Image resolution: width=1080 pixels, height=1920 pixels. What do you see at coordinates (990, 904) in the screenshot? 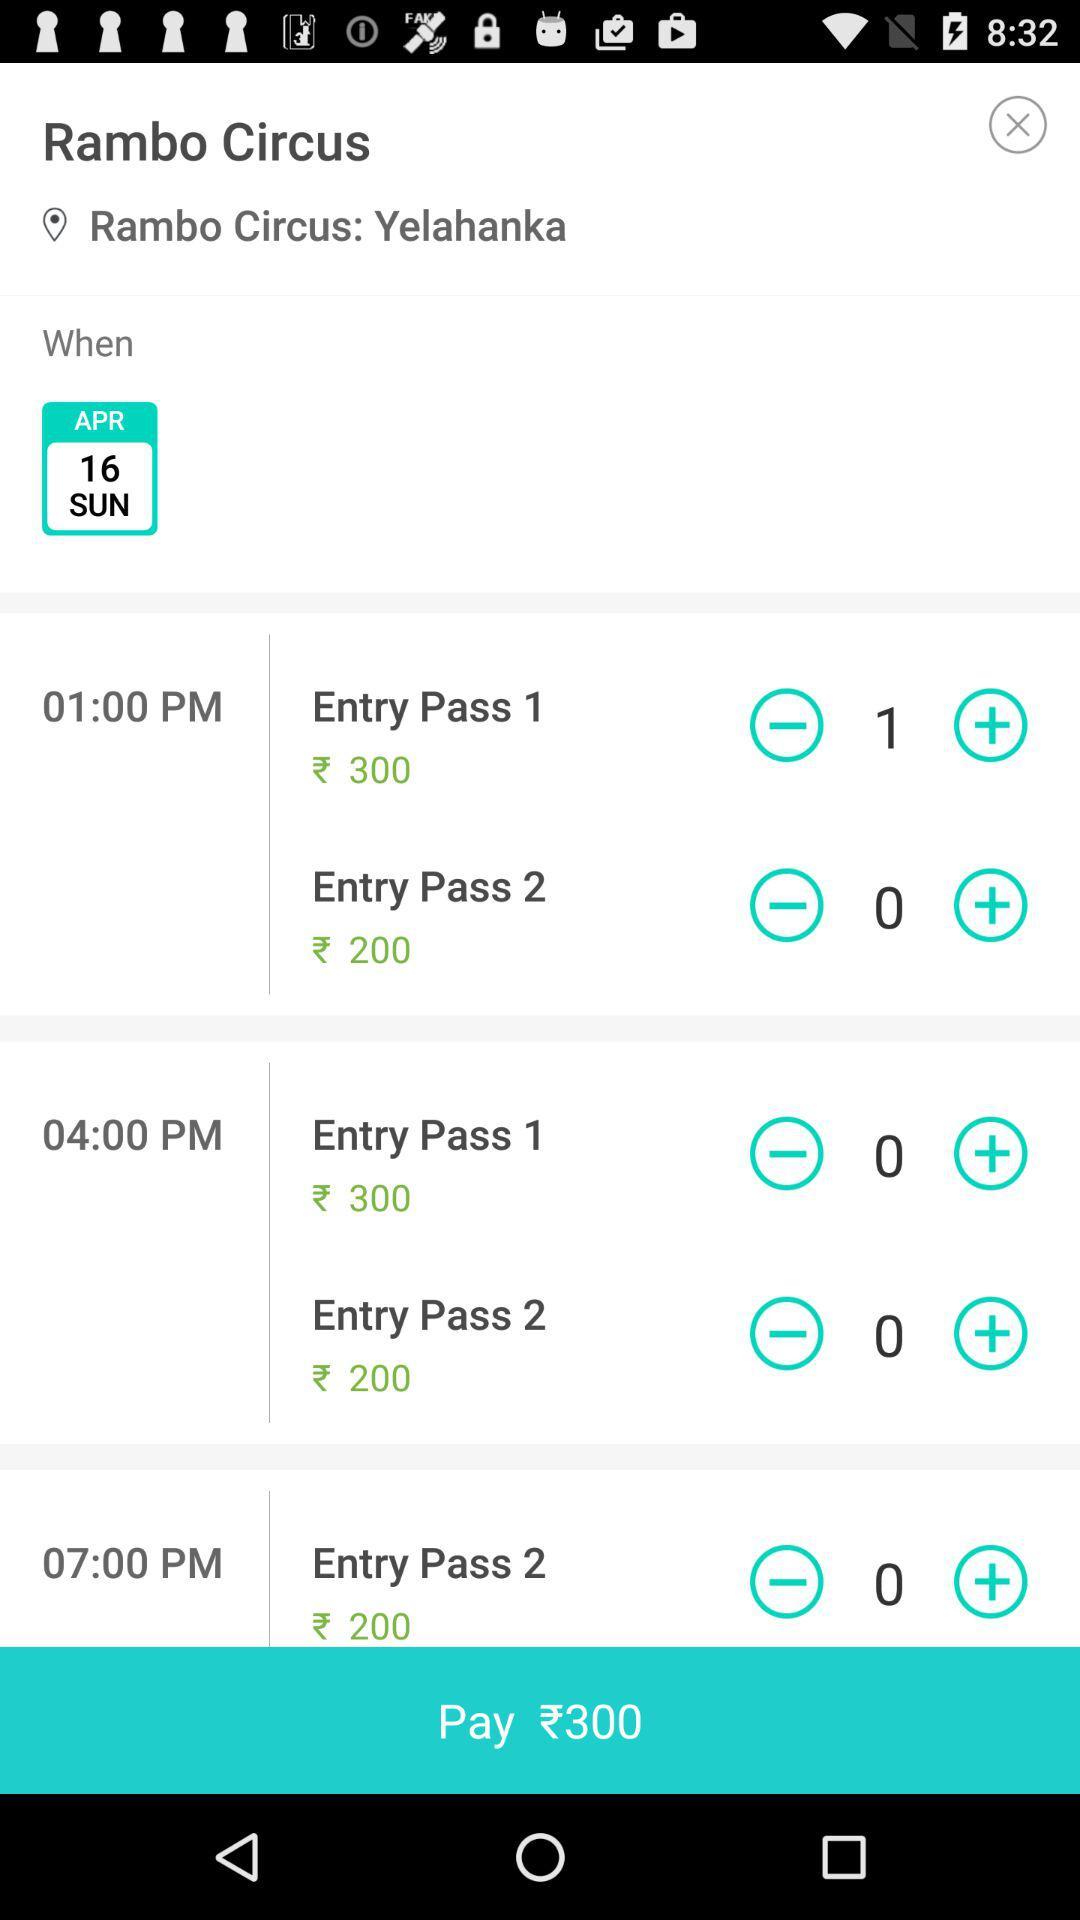
I see `to cart` at bounding box center [990, 904].